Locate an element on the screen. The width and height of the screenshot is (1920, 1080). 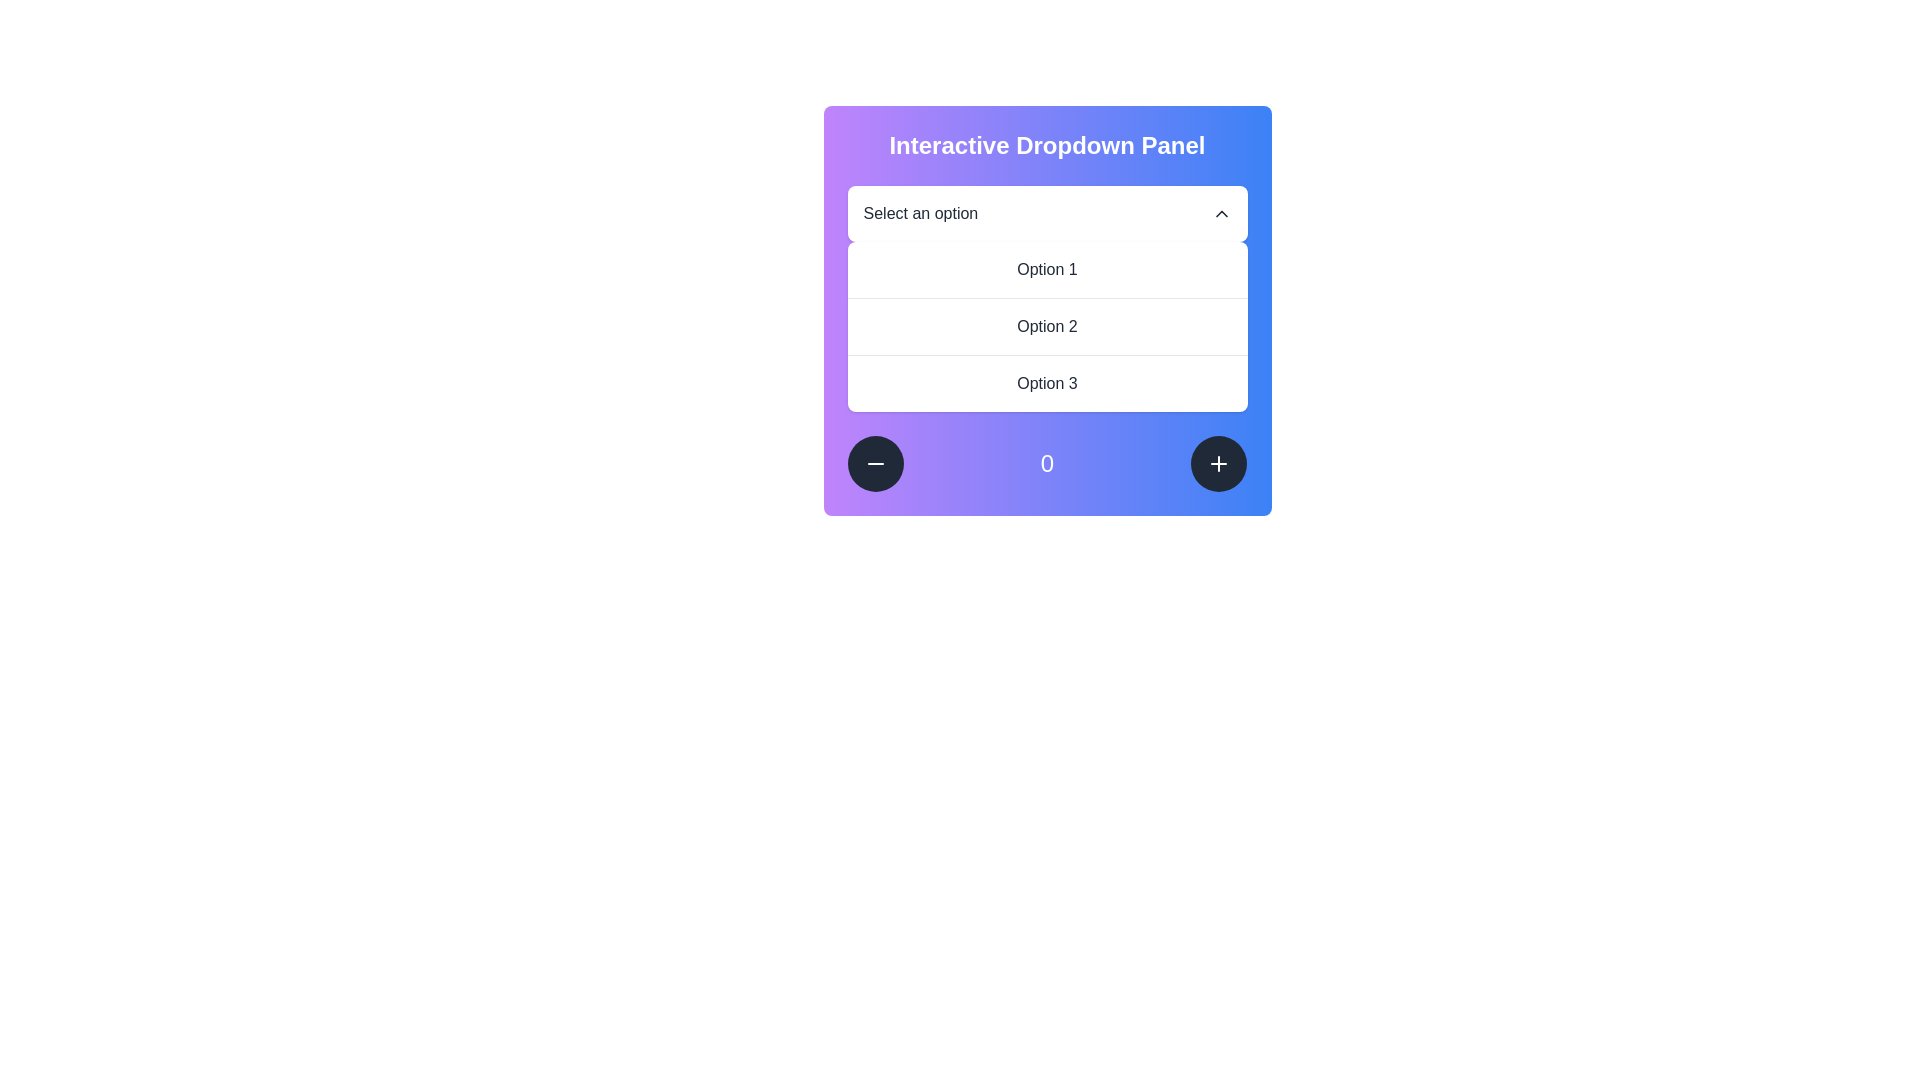
the dropdown button located below the title 'Interactive Dropdown Panel' is located at coordinates (1046, 213).